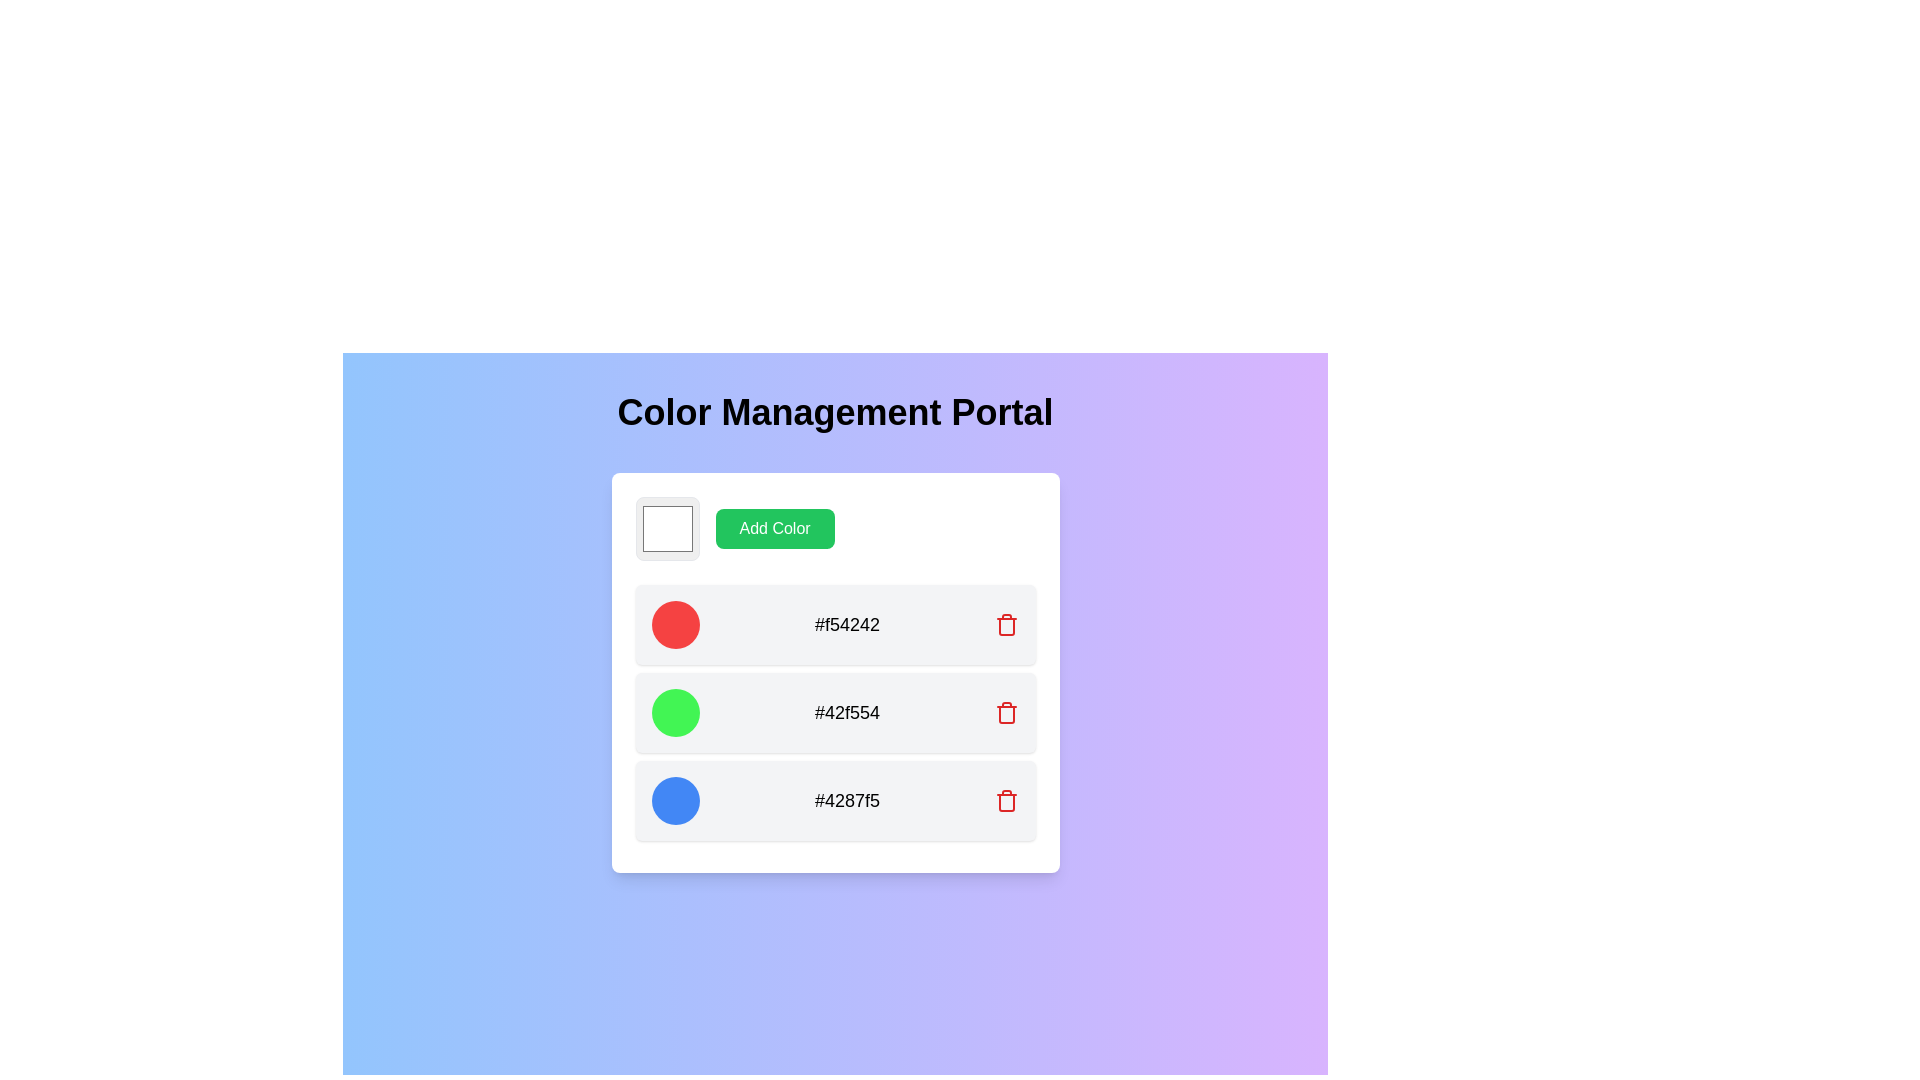 This screenshot has height=1080, width=1920. What do you see at coordinates (1007, 712) in the screenshot?
I see `the trash can icon in the top-right corner of the card showing the green color swatch '#42f554'` at bounding box center [1007, 712].